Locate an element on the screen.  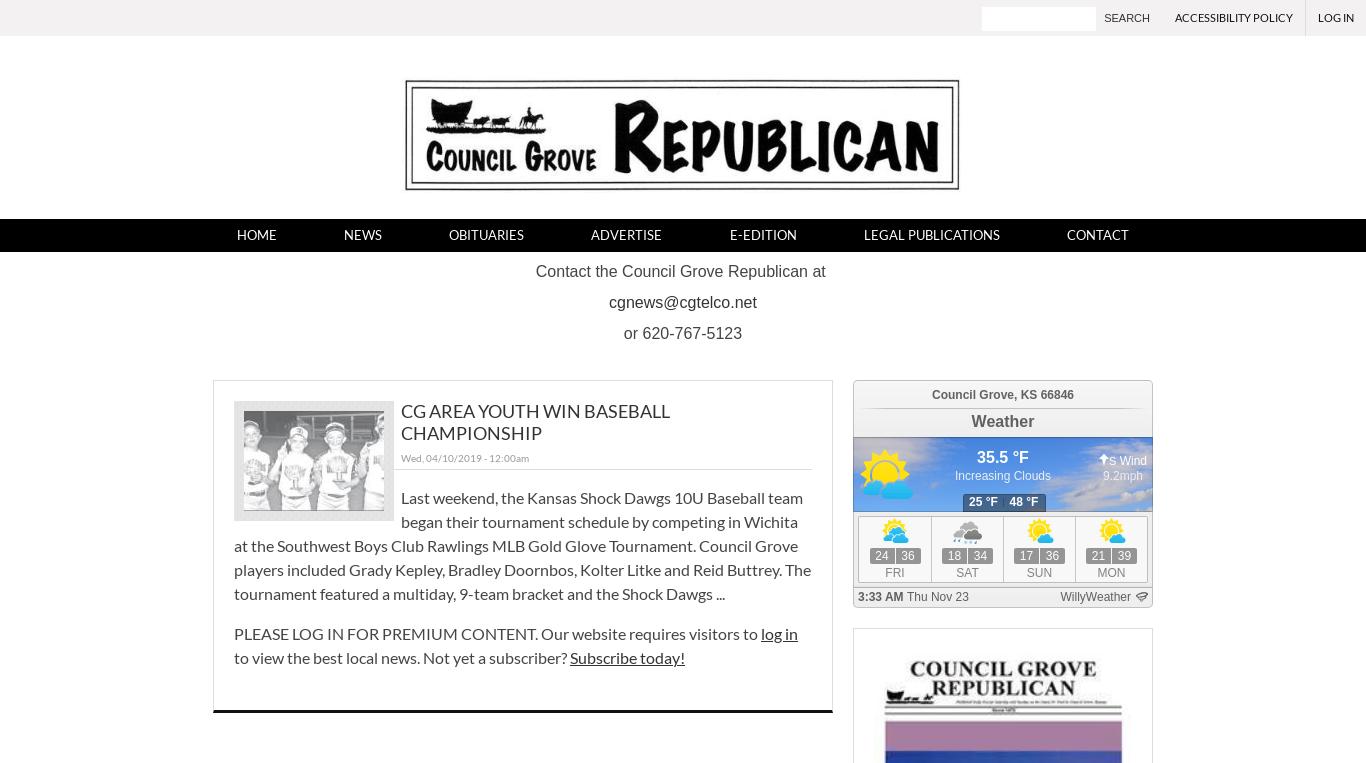
'Contact' is located at coordinates (1096, 234).